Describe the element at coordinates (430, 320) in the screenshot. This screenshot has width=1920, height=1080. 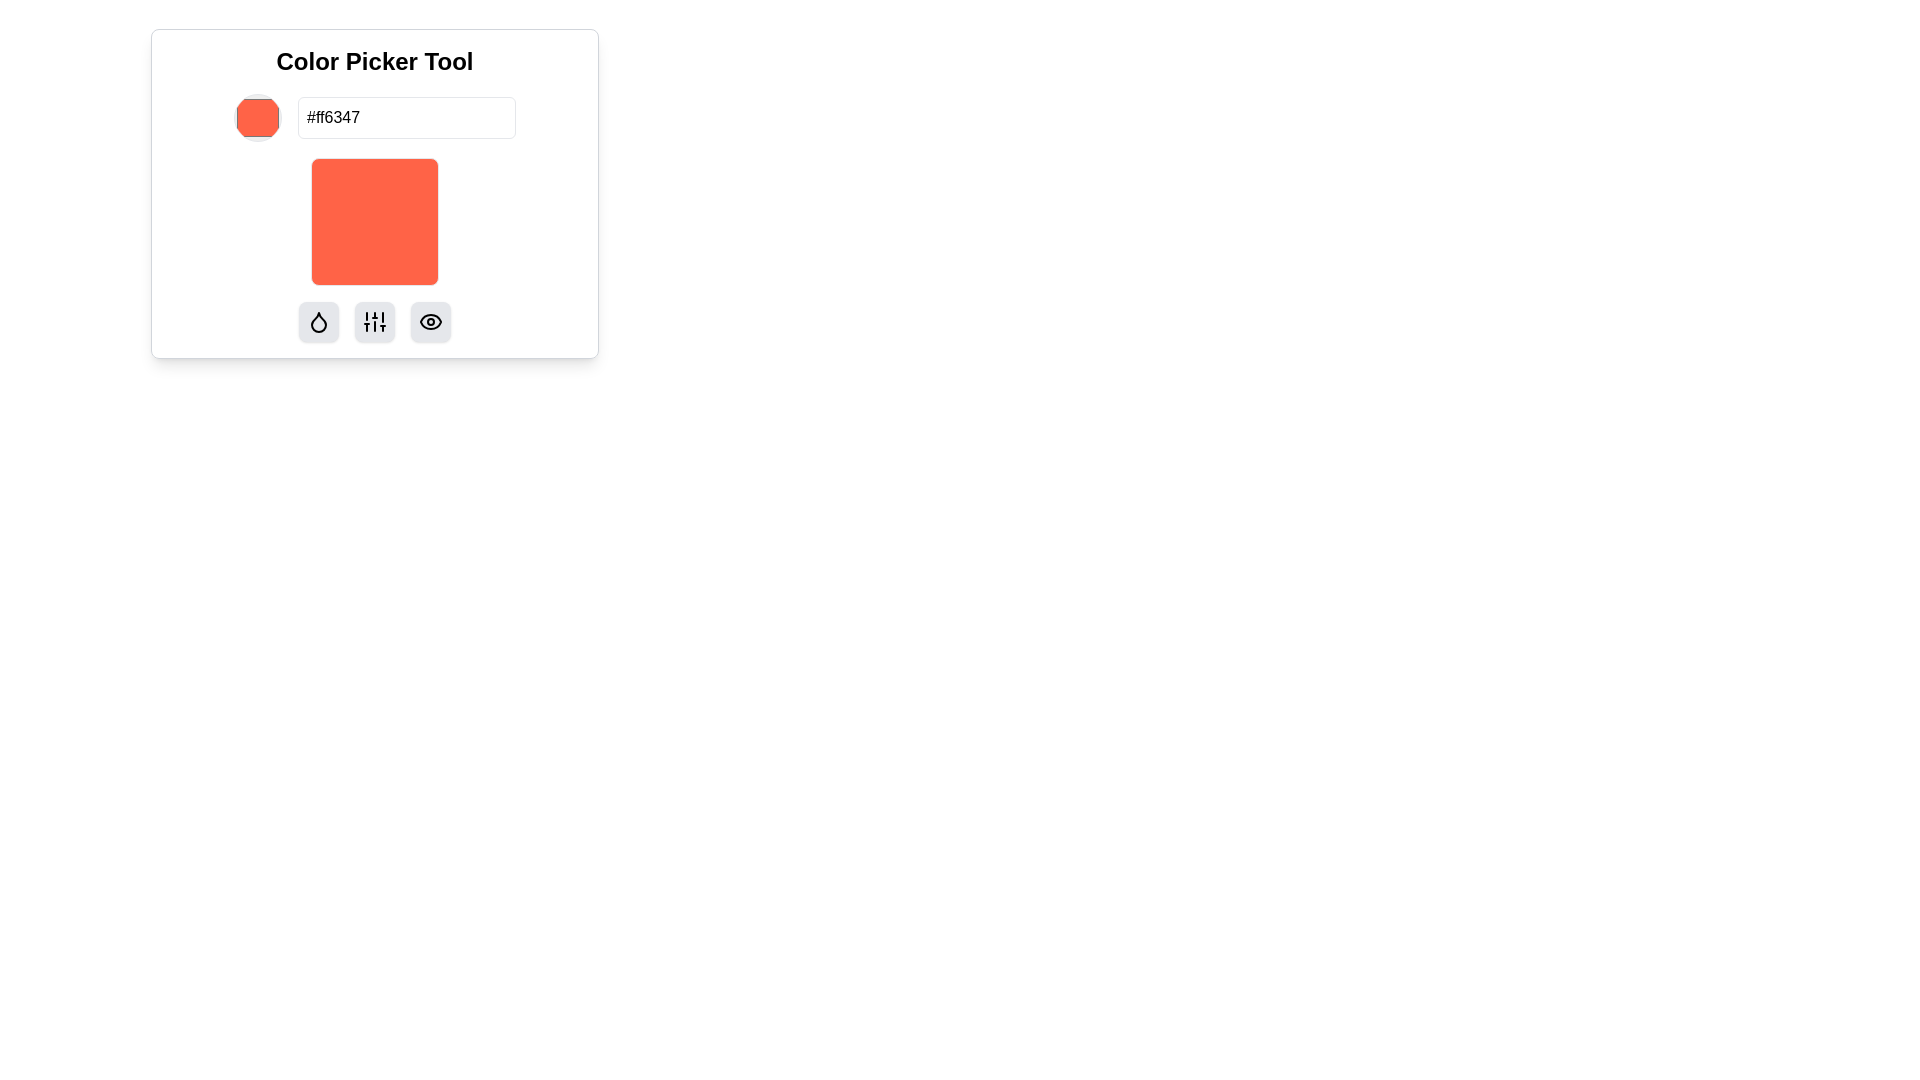
I see `the third button in the horizontal group of buttons at the bottom-right corner of the color picker tool interface` at that location.